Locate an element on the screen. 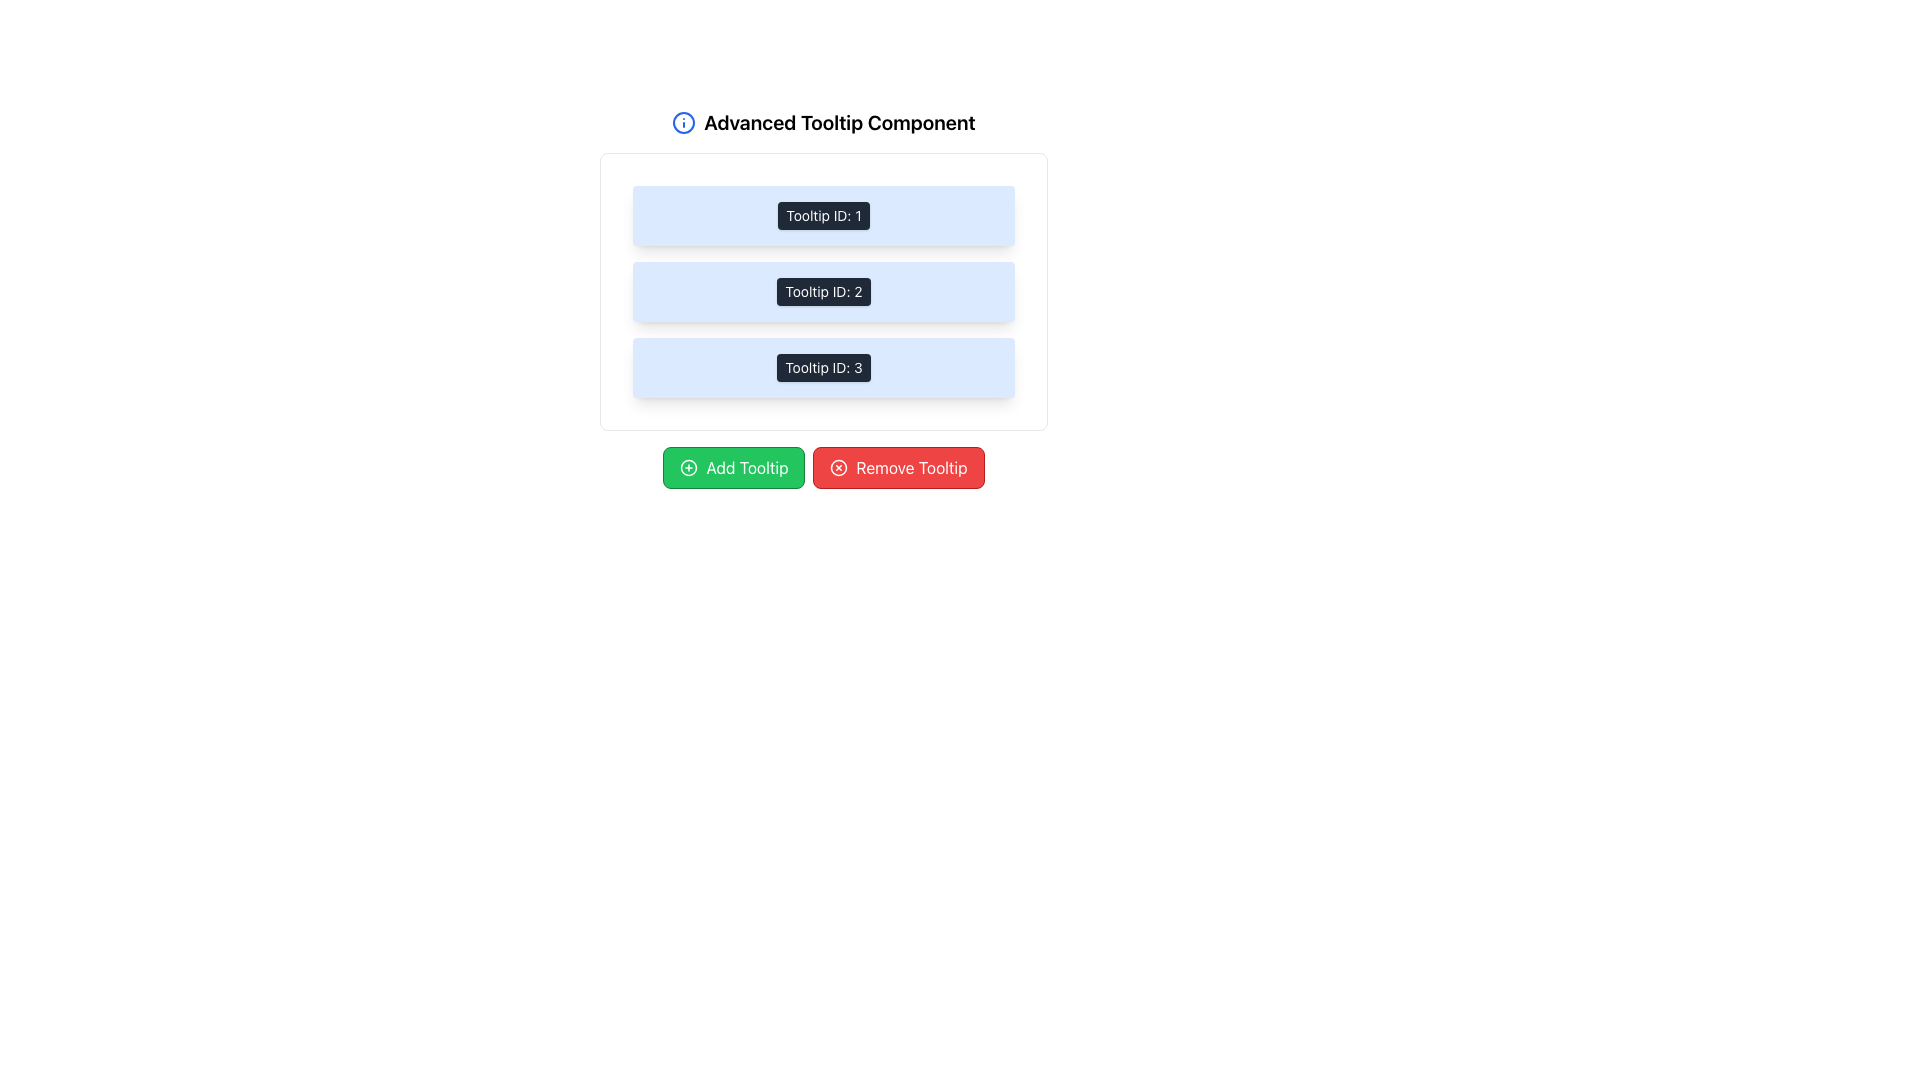 The image size is (1920, 1080). the Circle element within the 'Add Tooltip' icon, which is part of the plus sign icon located to the left of the green 'Add Tooltip' button is located at coordinates (689, 467).